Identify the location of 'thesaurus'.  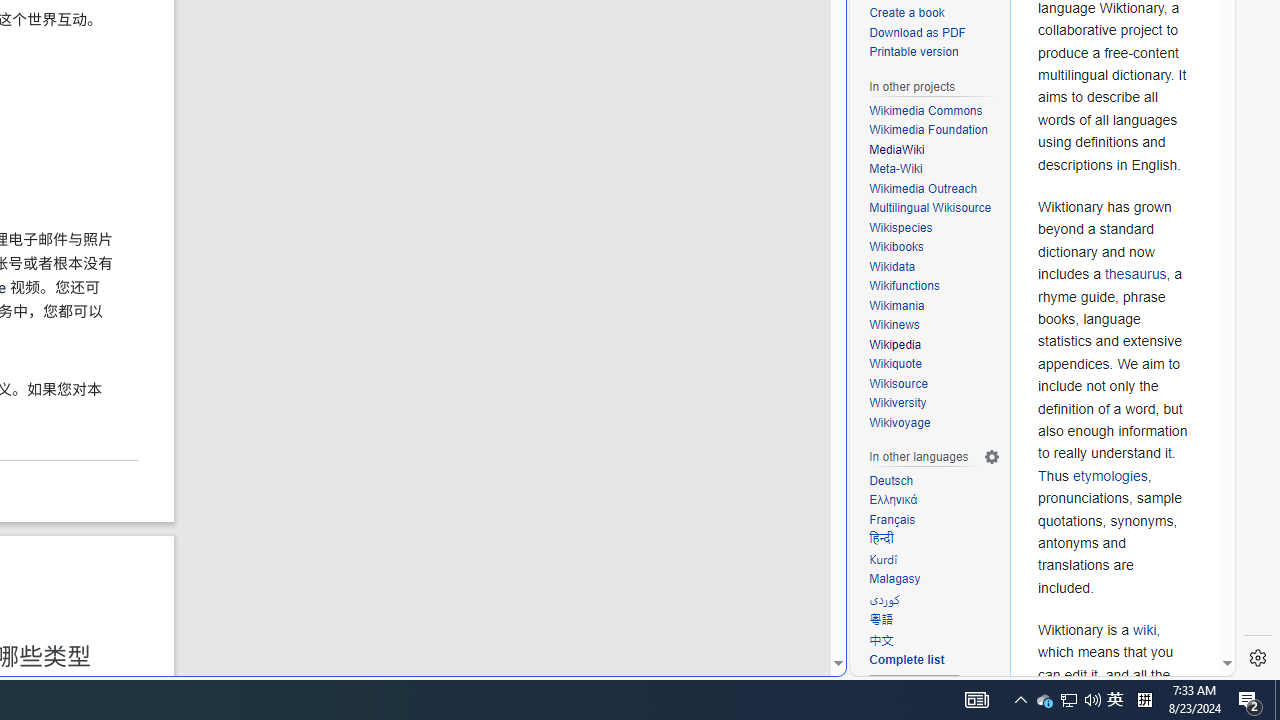
(1135, 274).